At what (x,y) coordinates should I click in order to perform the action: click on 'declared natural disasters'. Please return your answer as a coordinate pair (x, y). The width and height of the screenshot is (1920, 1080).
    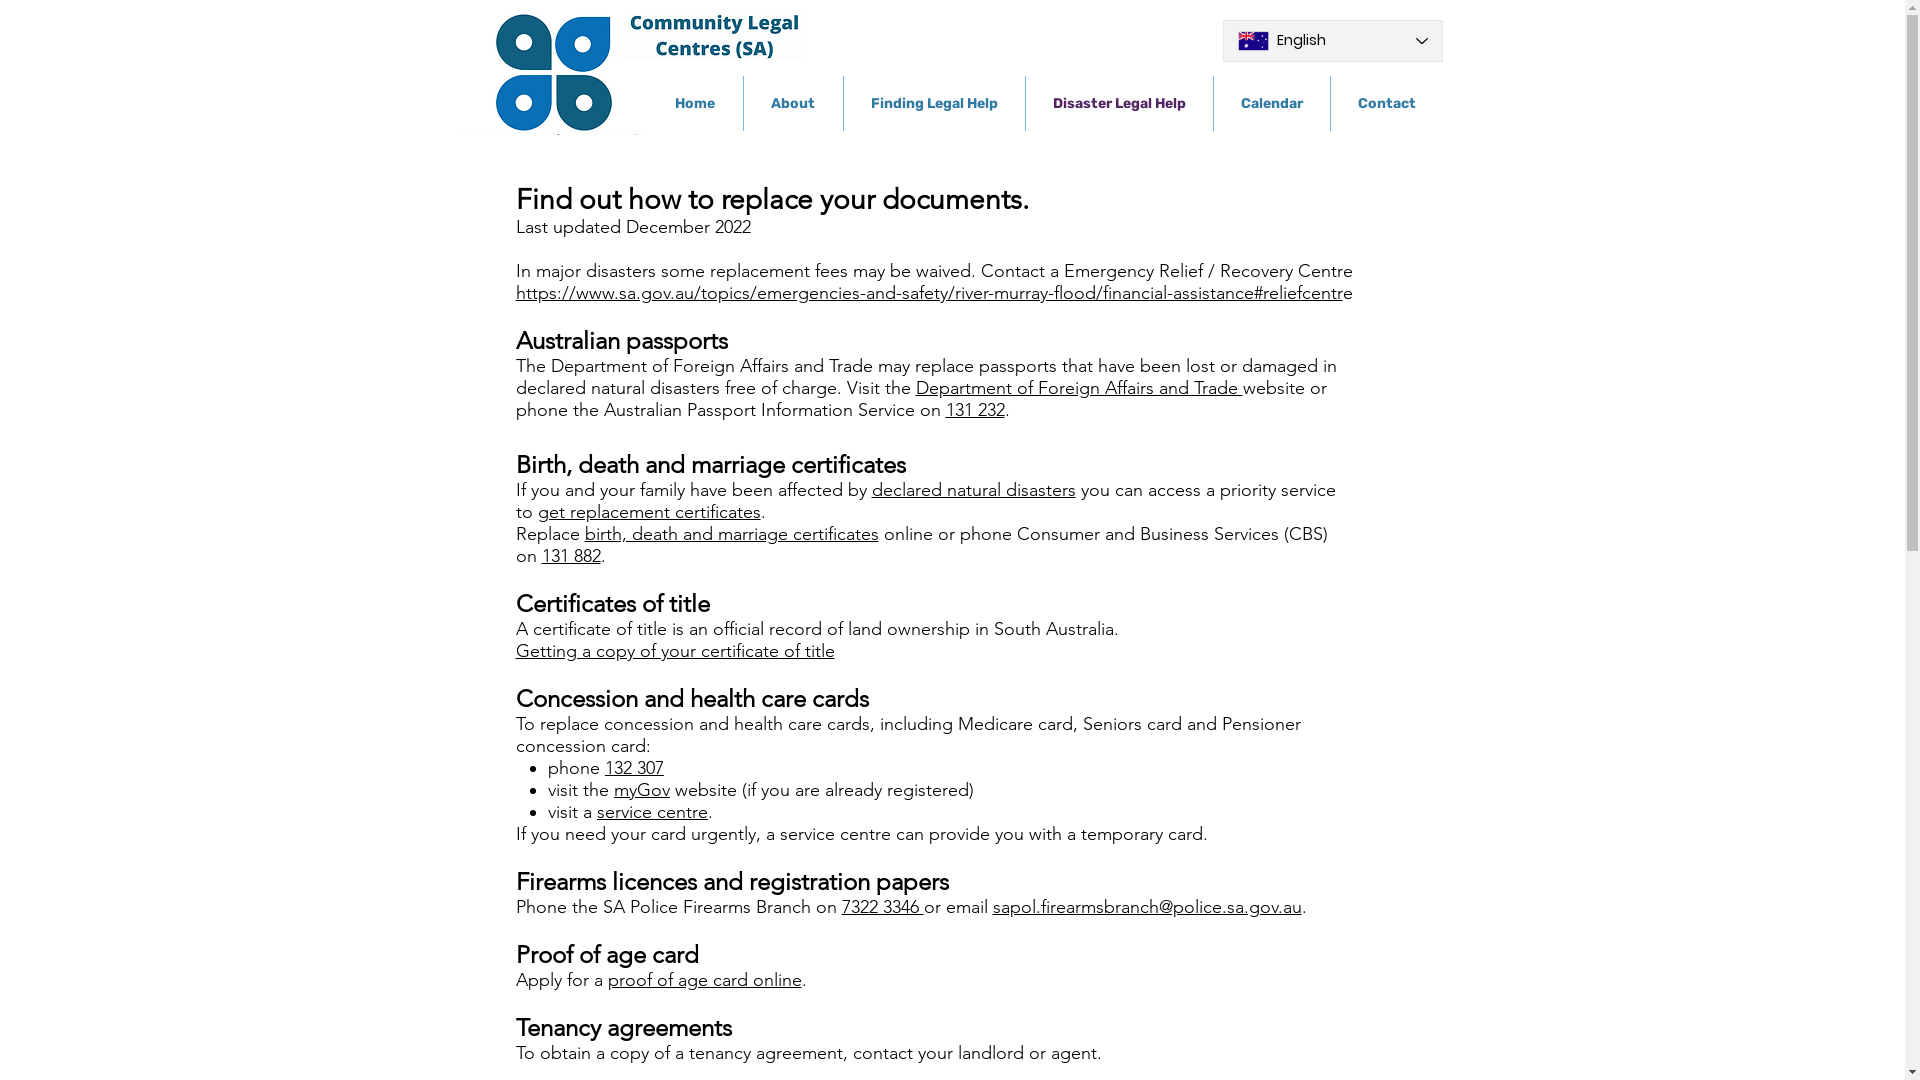
    Looking at the image, I should click on (974, 489).